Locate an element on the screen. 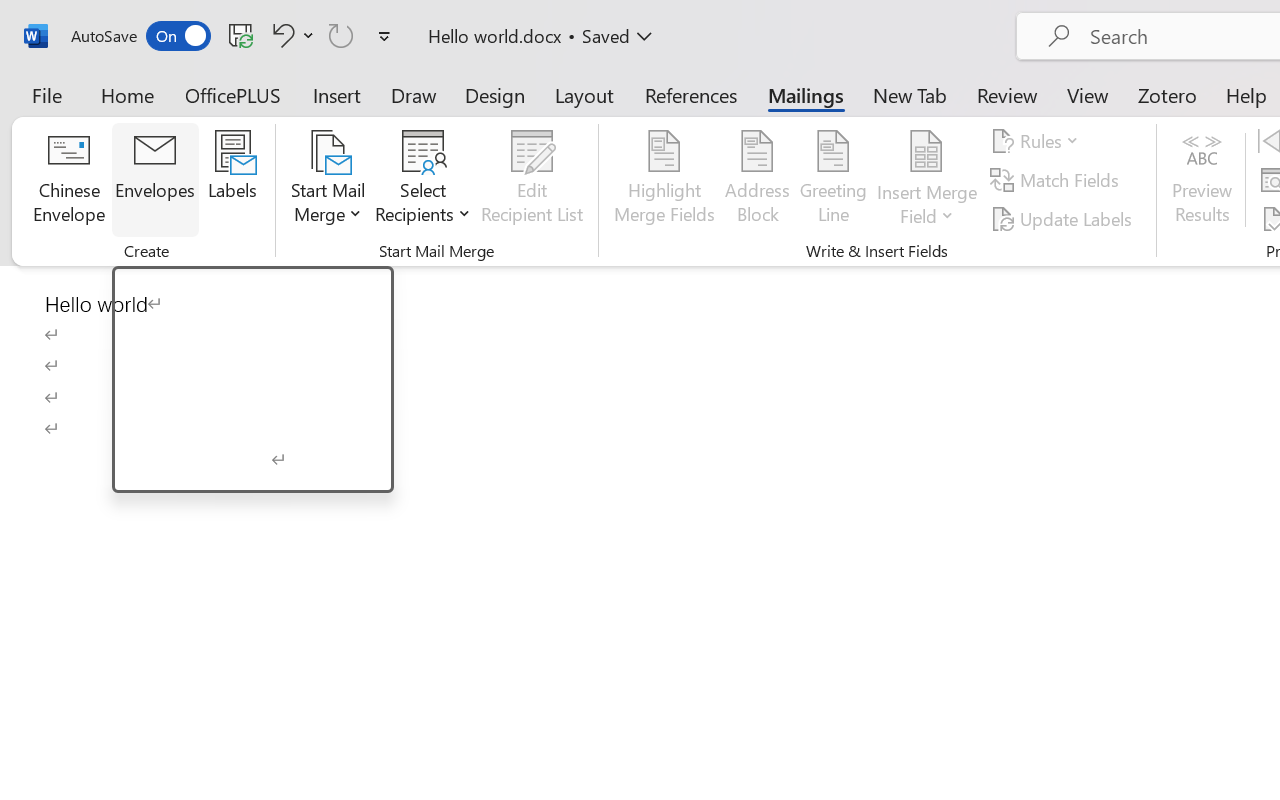 The image size is (1280, 800). 'Select Recipients' is located at coordinates (422, 179).